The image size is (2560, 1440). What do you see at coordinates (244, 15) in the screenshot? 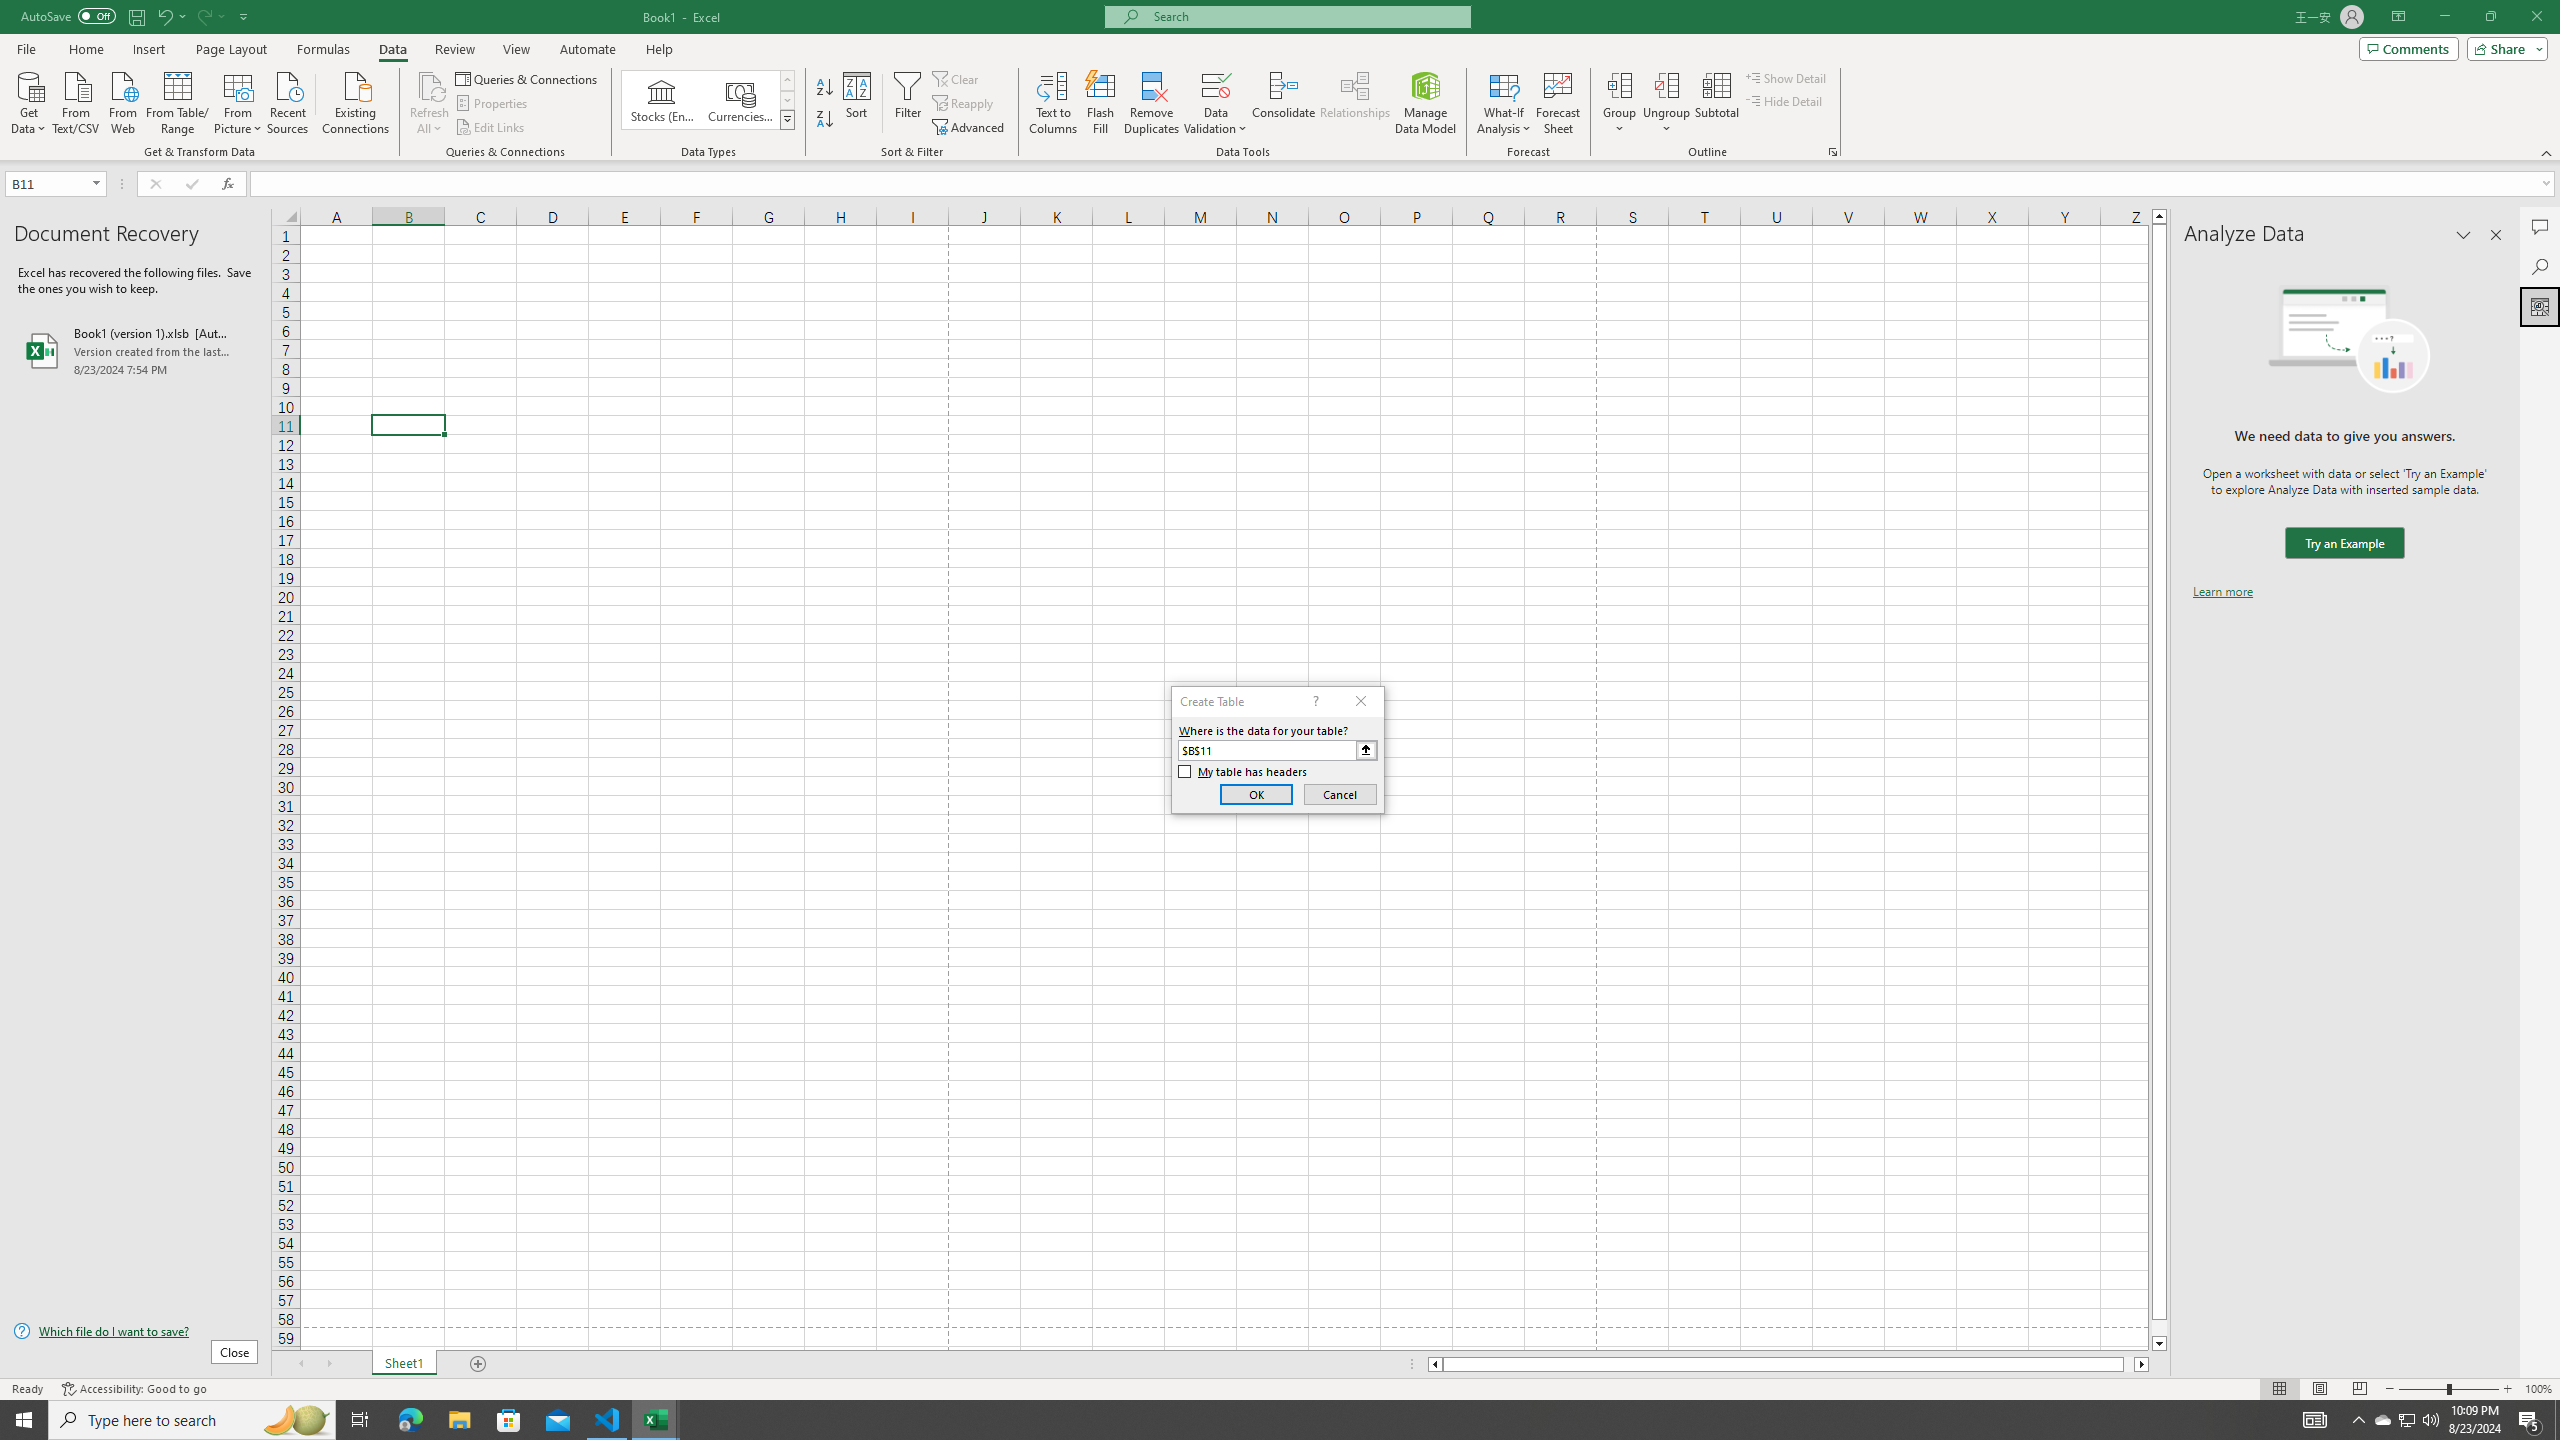
I see `'Customize Quick Access Toolbar'` at bounding box center [244, 15].